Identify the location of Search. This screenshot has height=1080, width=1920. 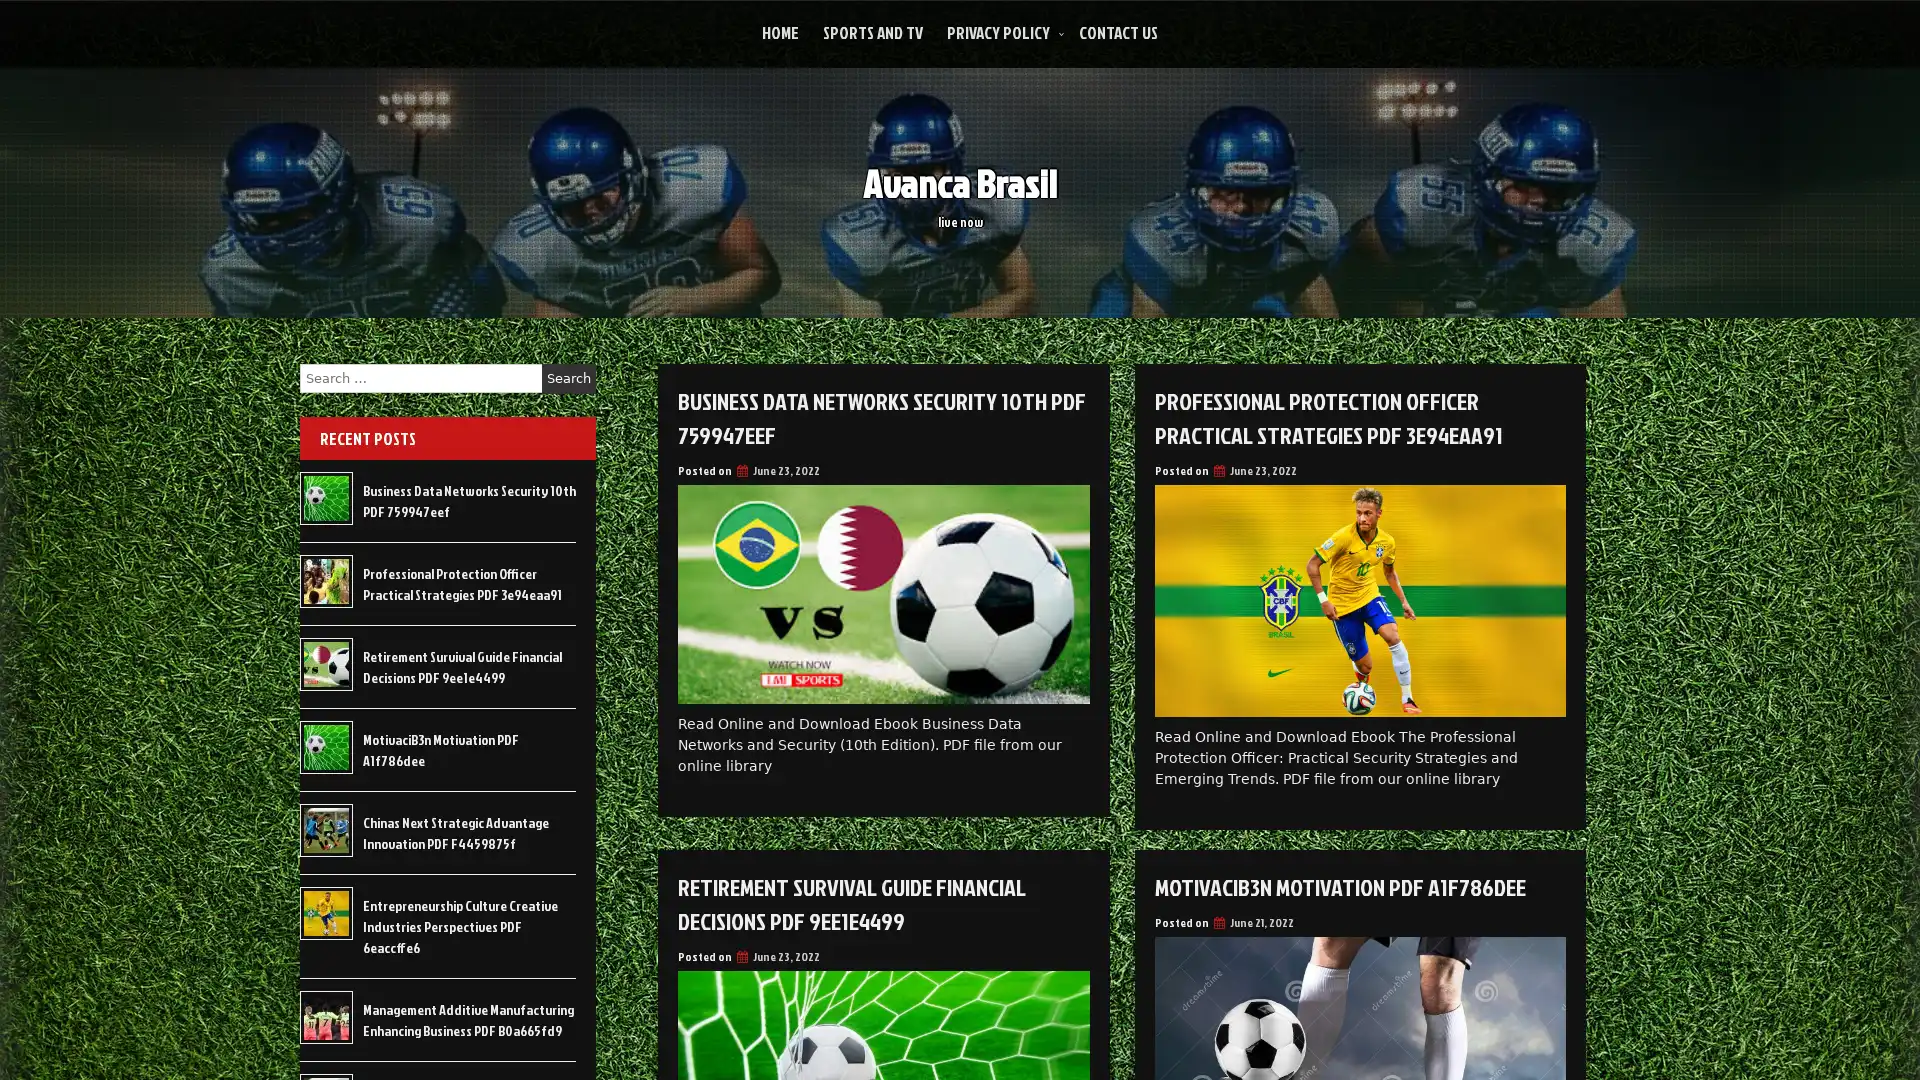
(568, 378).